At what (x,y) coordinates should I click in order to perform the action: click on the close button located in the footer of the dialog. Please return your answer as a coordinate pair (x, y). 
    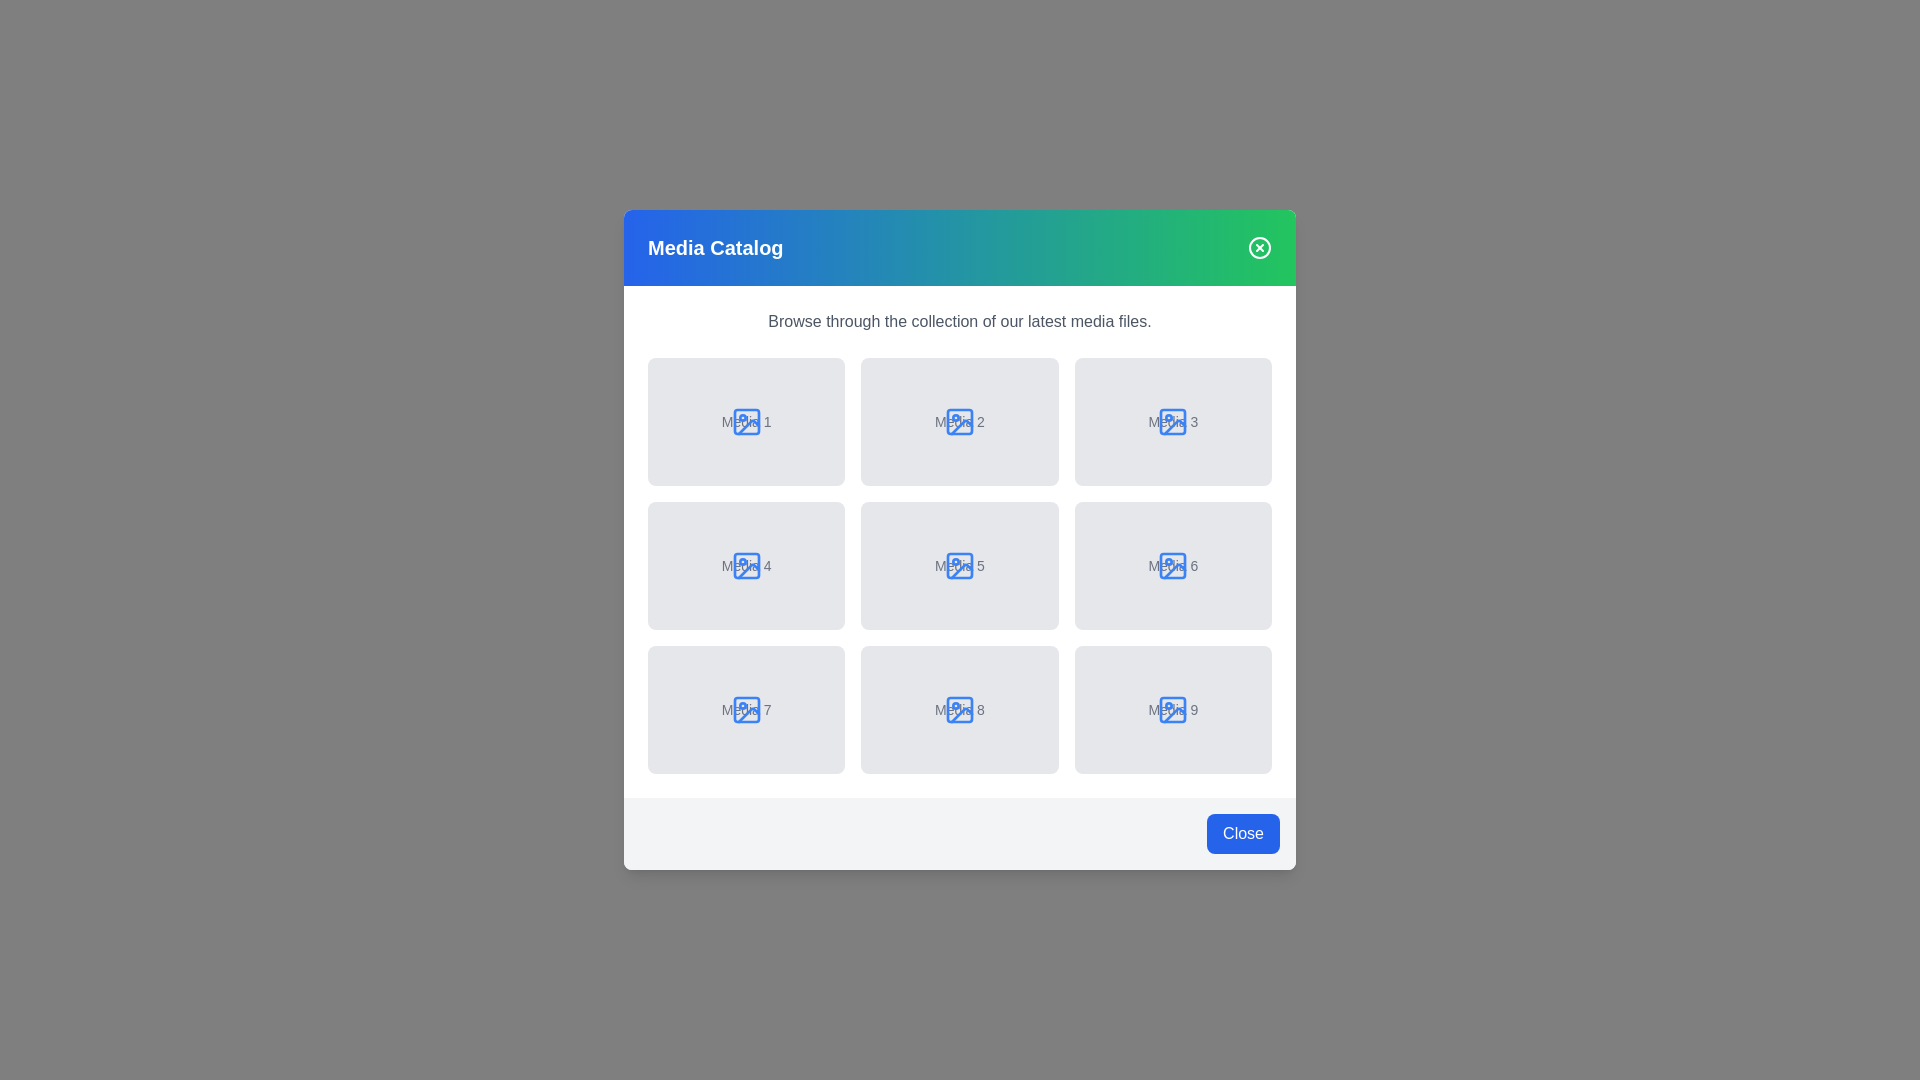
    Looking at the image, I should click on (1242, 833).